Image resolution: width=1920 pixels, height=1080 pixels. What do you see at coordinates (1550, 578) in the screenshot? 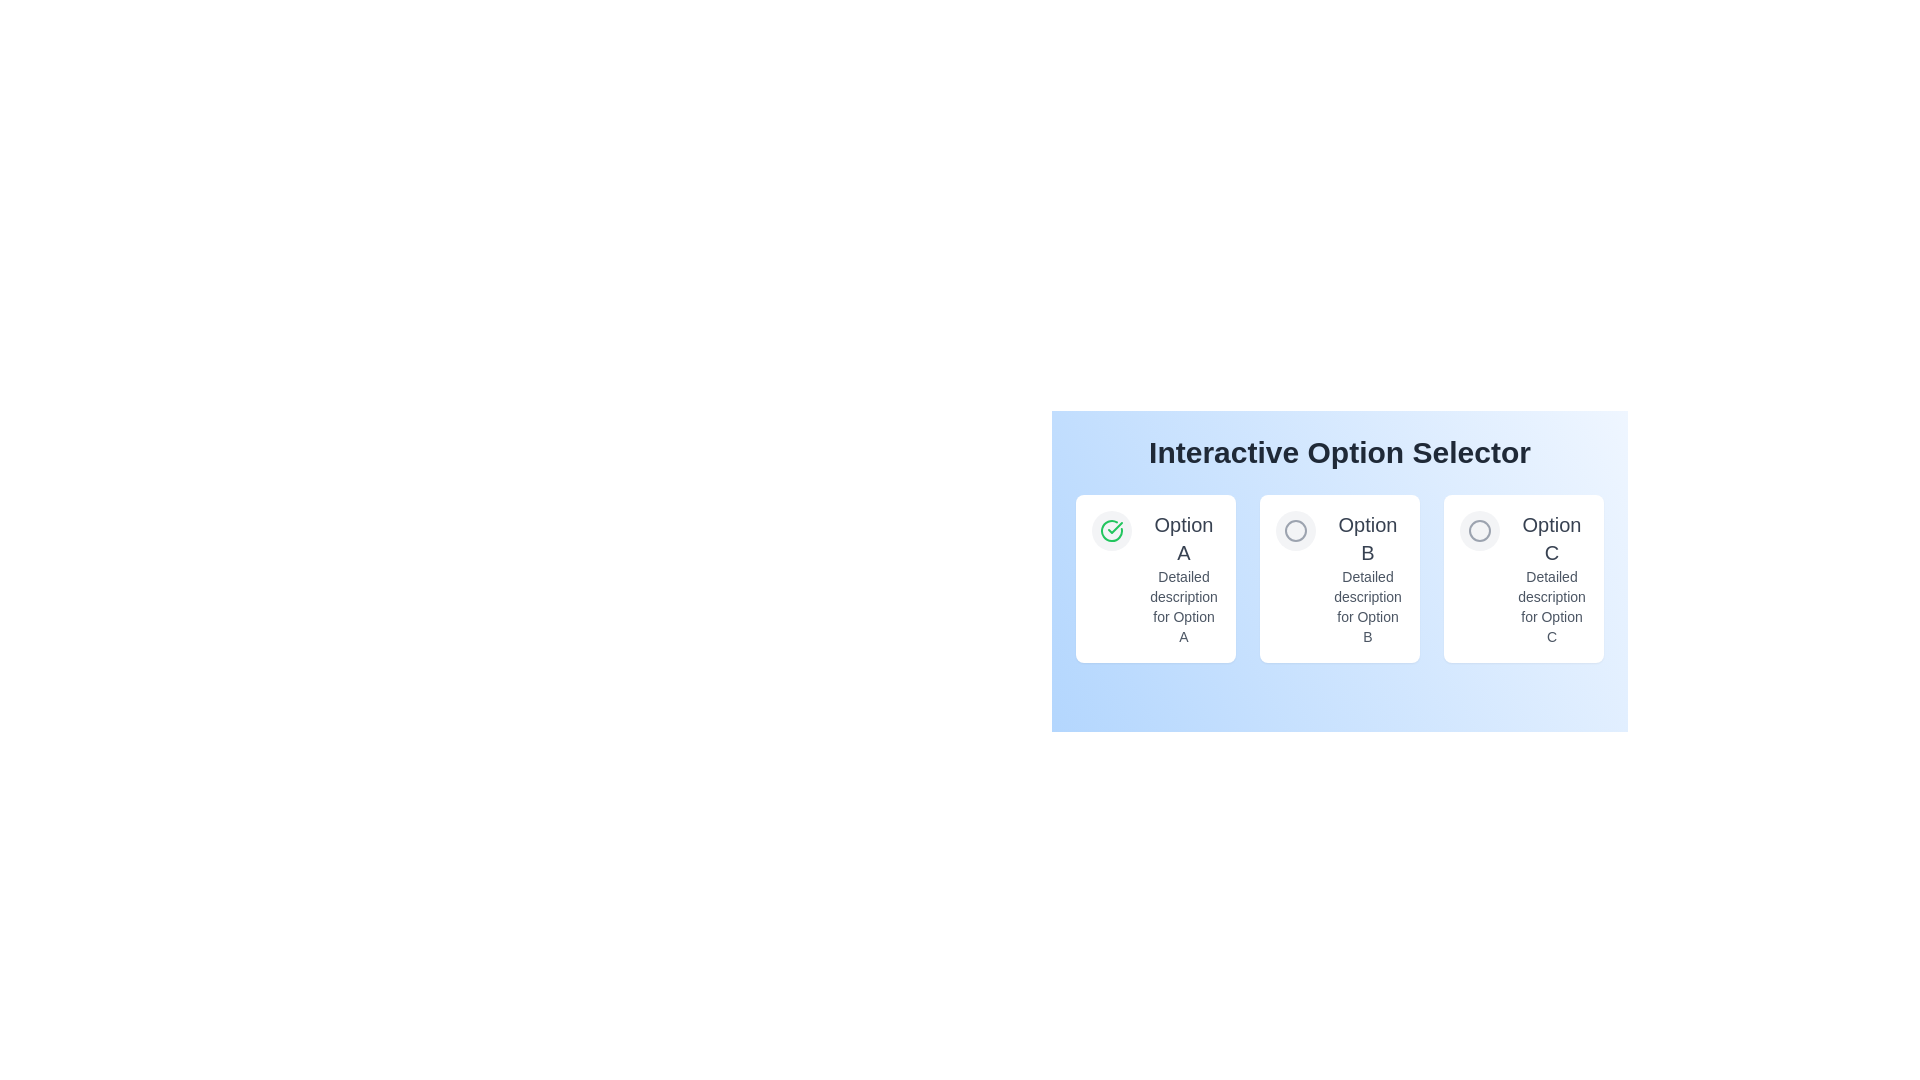
I see `the third selectable option in a group of options, positioned to the right of 'Option B'` at bounding box center [1550, 578].